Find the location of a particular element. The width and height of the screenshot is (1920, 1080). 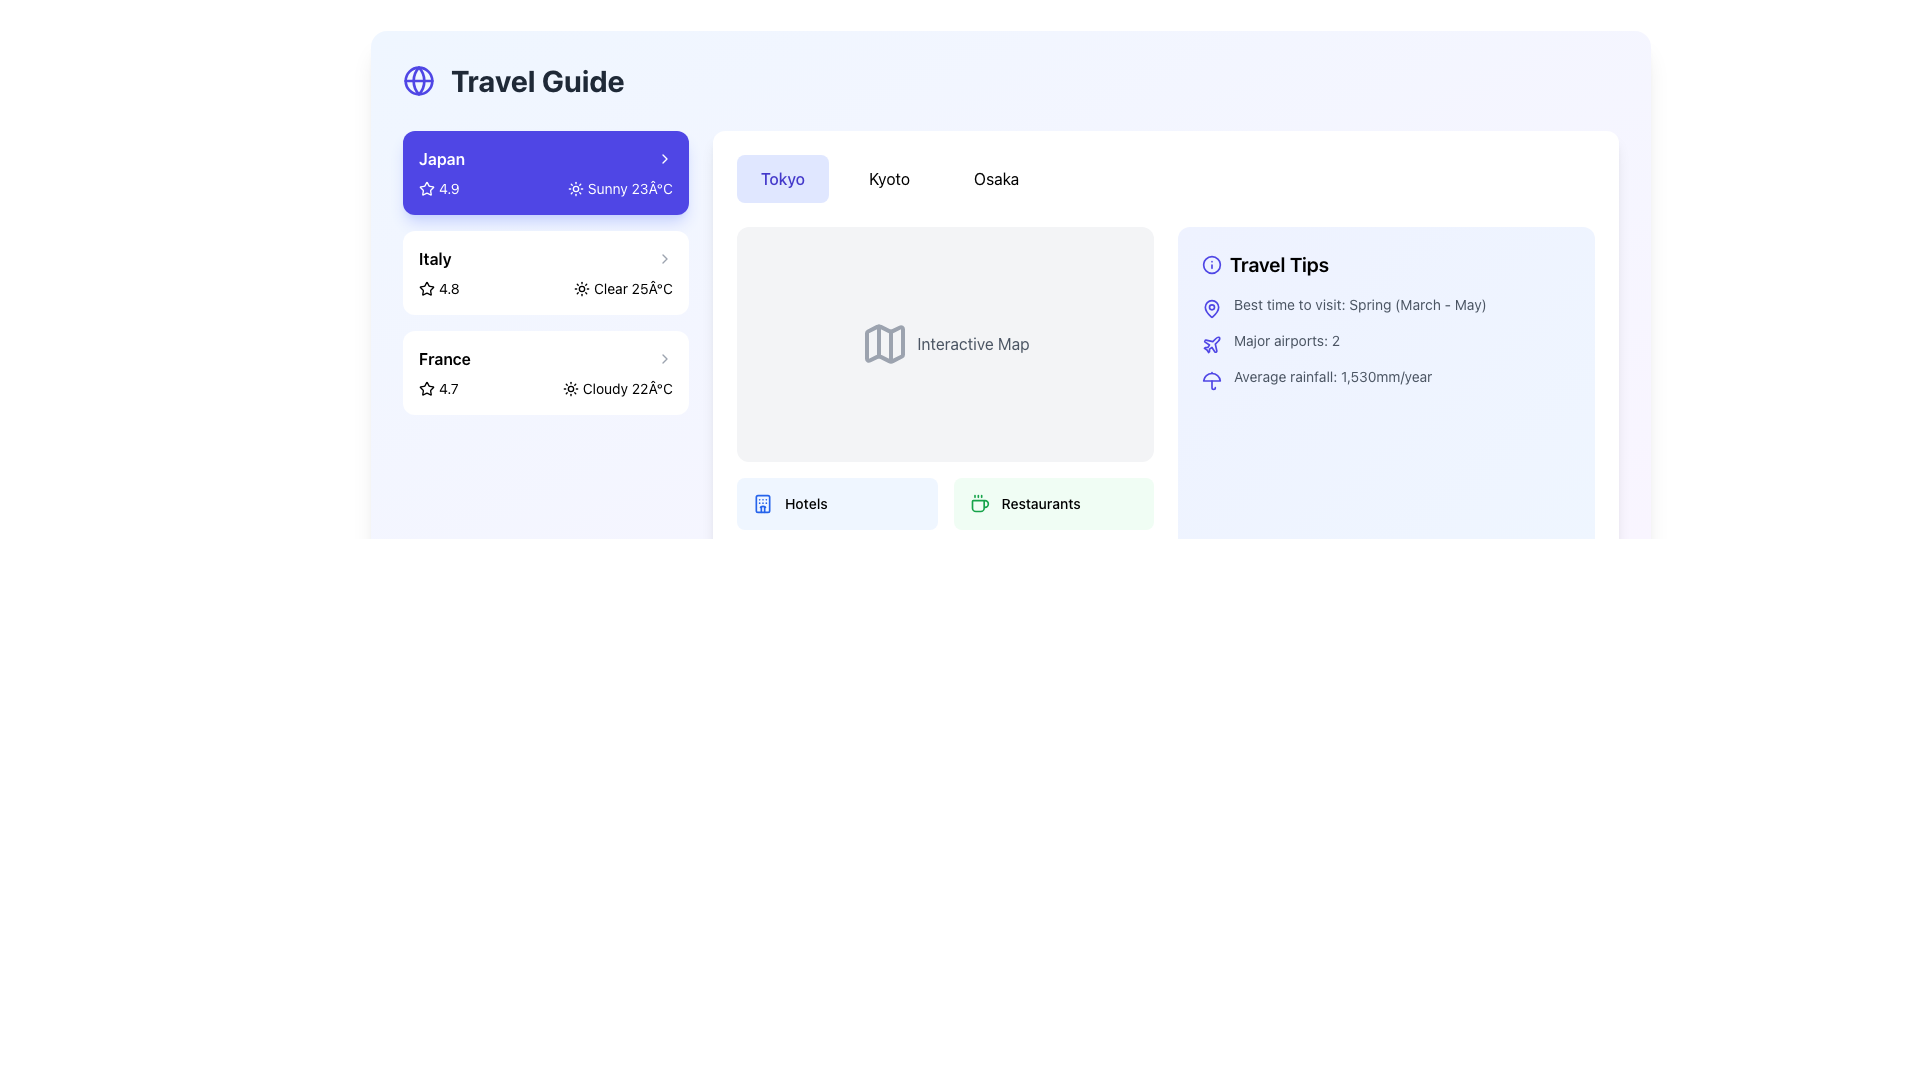

the text label that provides information about the recommended visiting time for a certain place, located below an icon in the 'Travel Tips' section at the top right is located at coordinates (1360, 304).